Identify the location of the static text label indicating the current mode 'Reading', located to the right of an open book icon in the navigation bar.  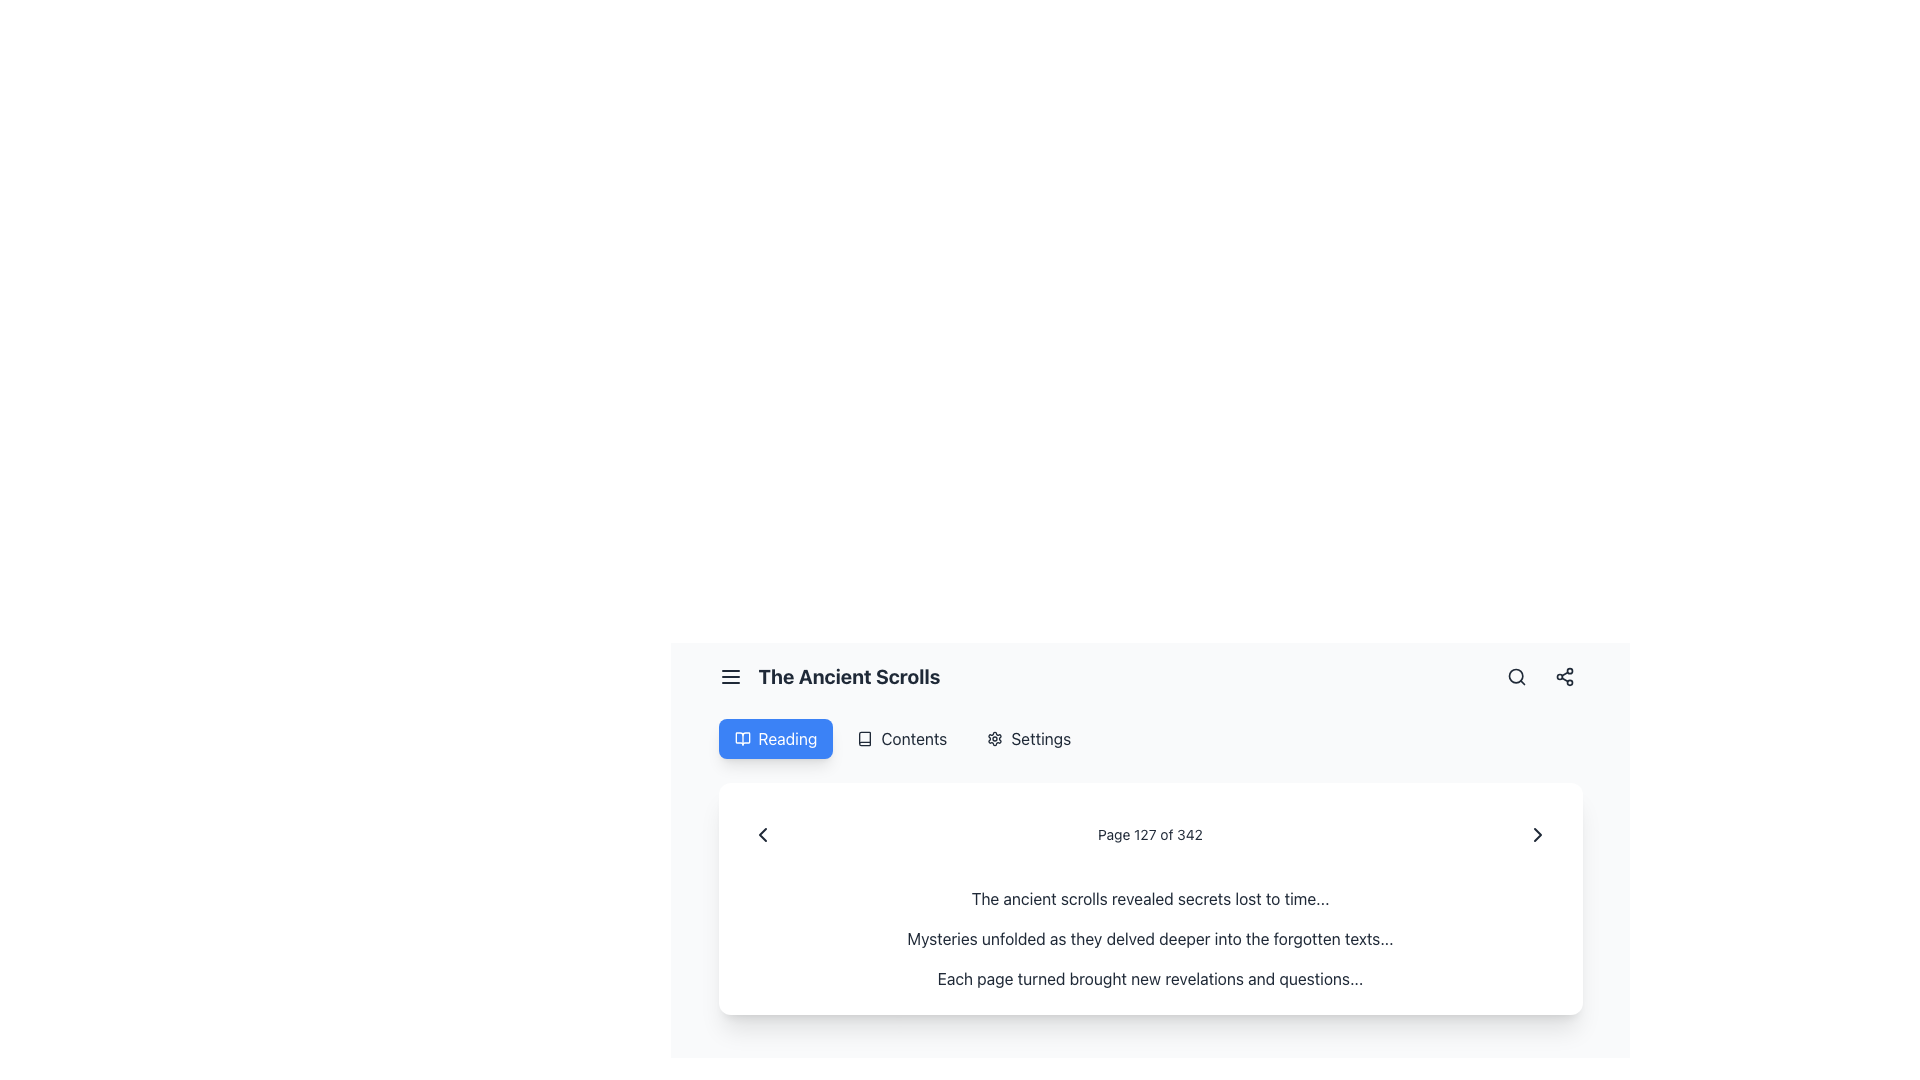
(786, 739).